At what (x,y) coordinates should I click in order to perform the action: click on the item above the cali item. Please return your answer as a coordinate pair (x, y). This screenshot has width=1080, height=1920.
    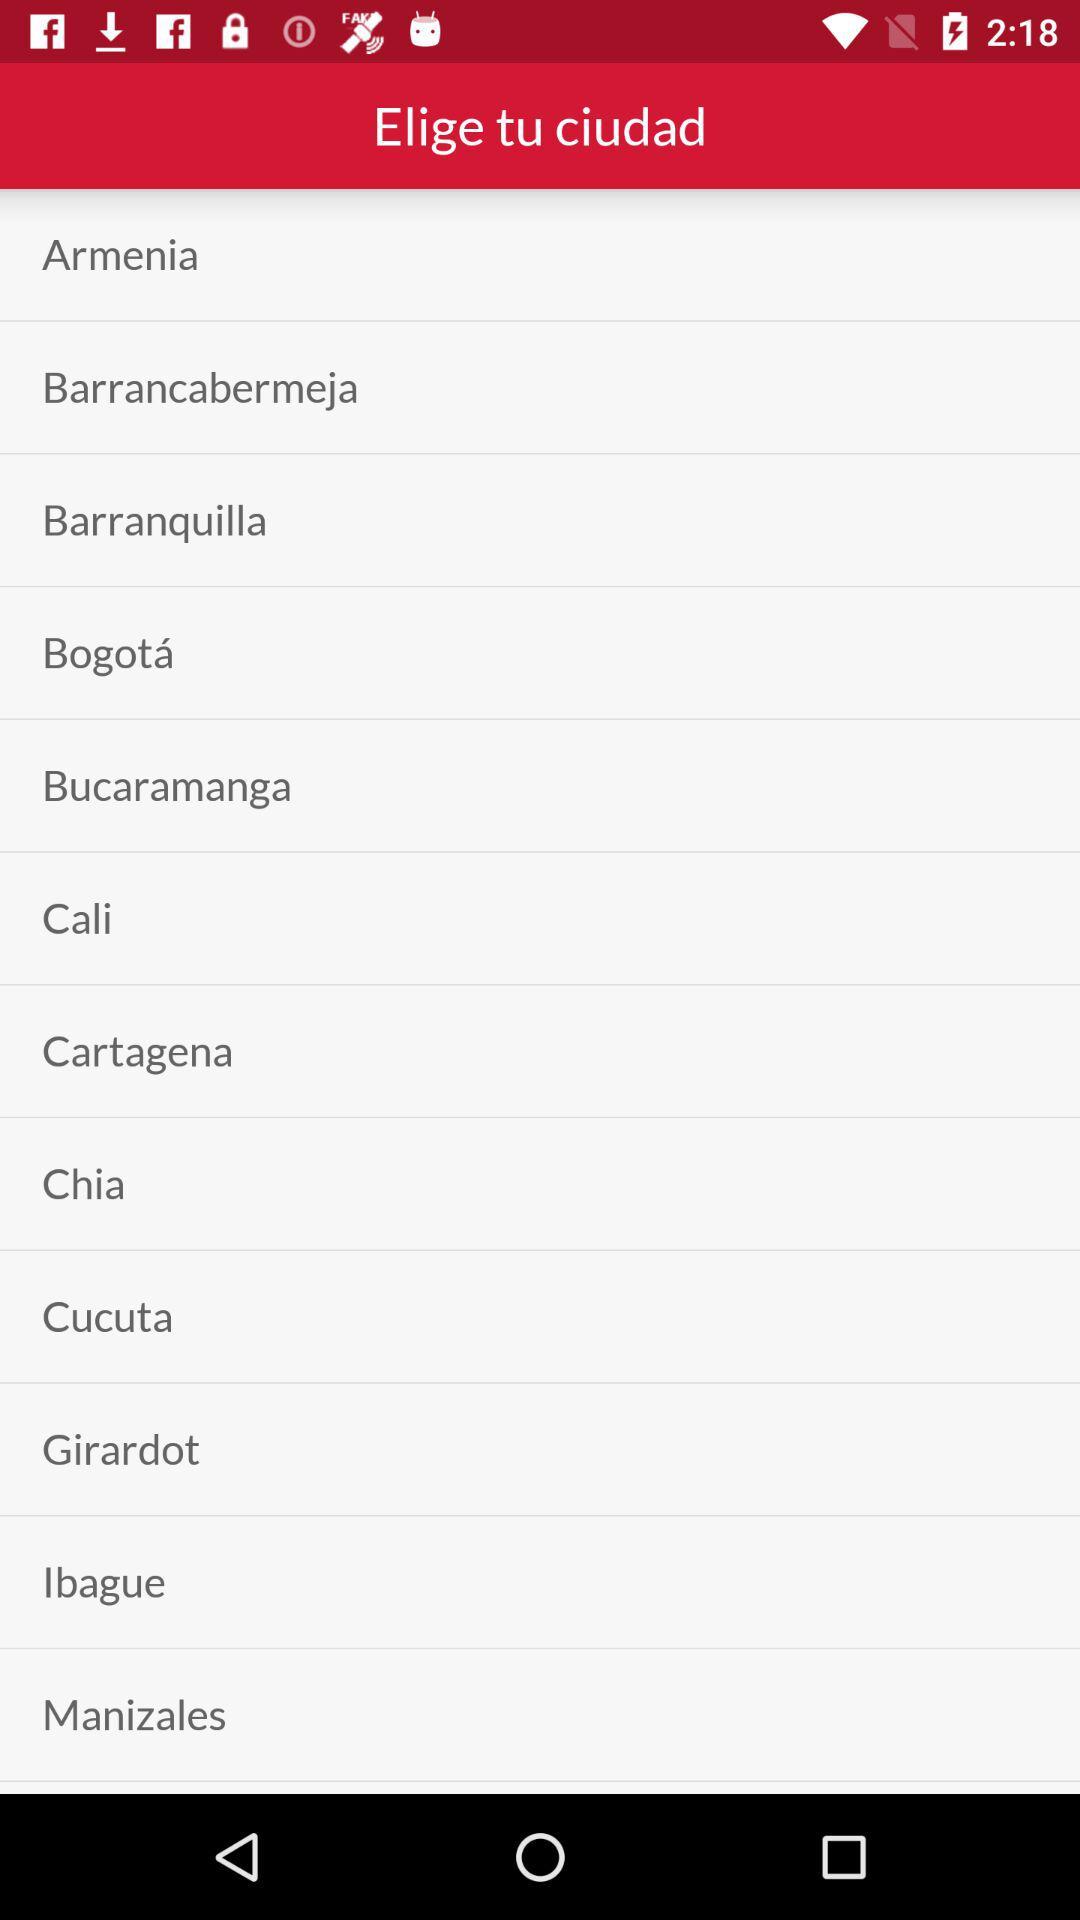
    Looking at the image, I should click on (165, 784).